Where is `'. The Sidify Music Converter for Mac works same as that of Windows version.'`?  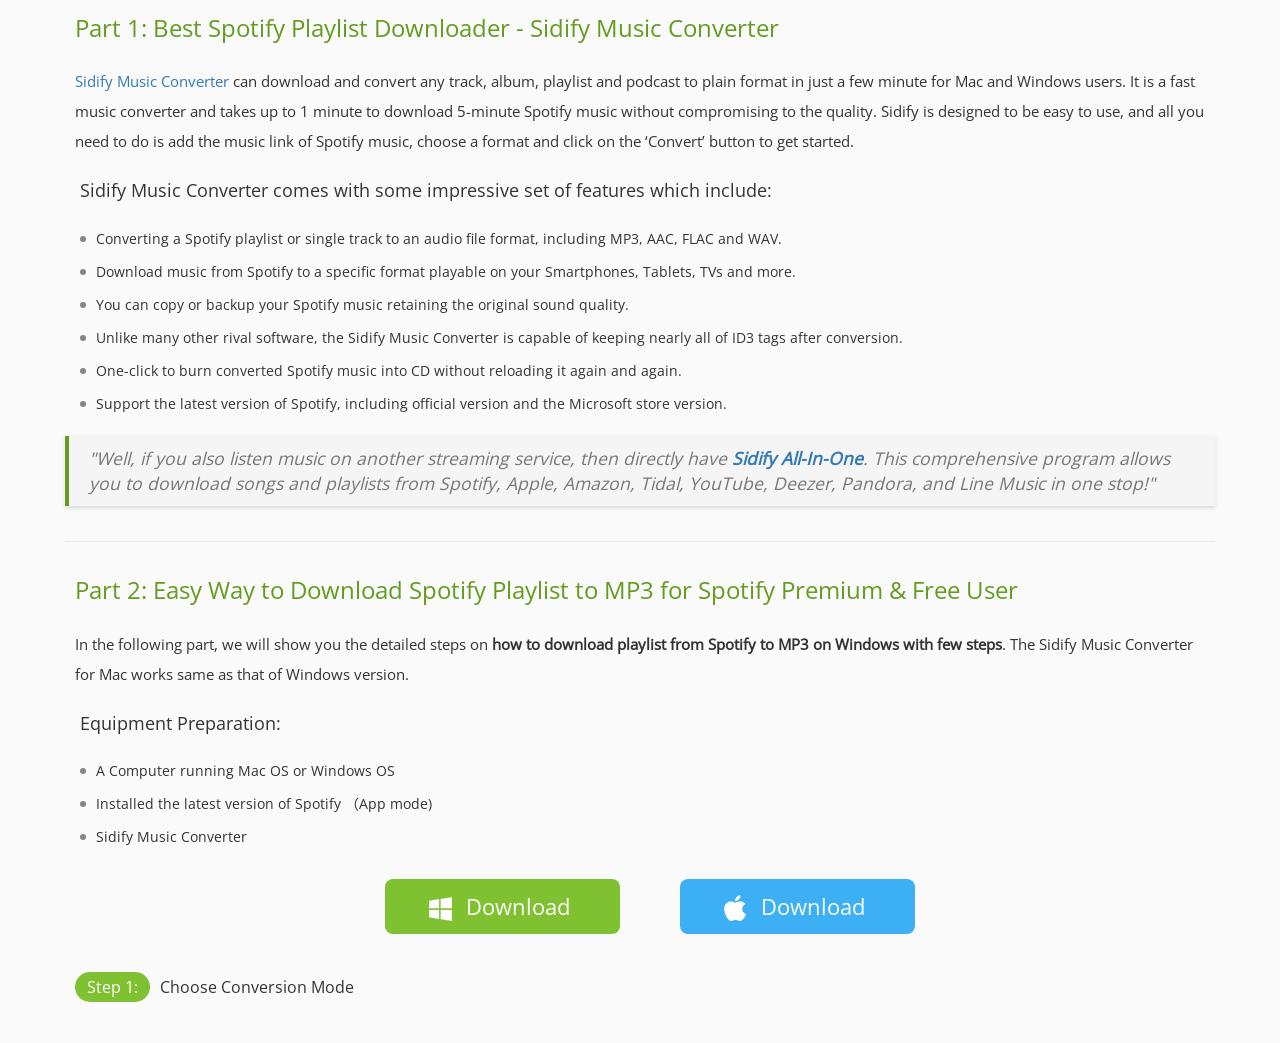 '. The Sidify Music Converter for Mac works same as that of Windows version.' is located at coordinates (75, 657).